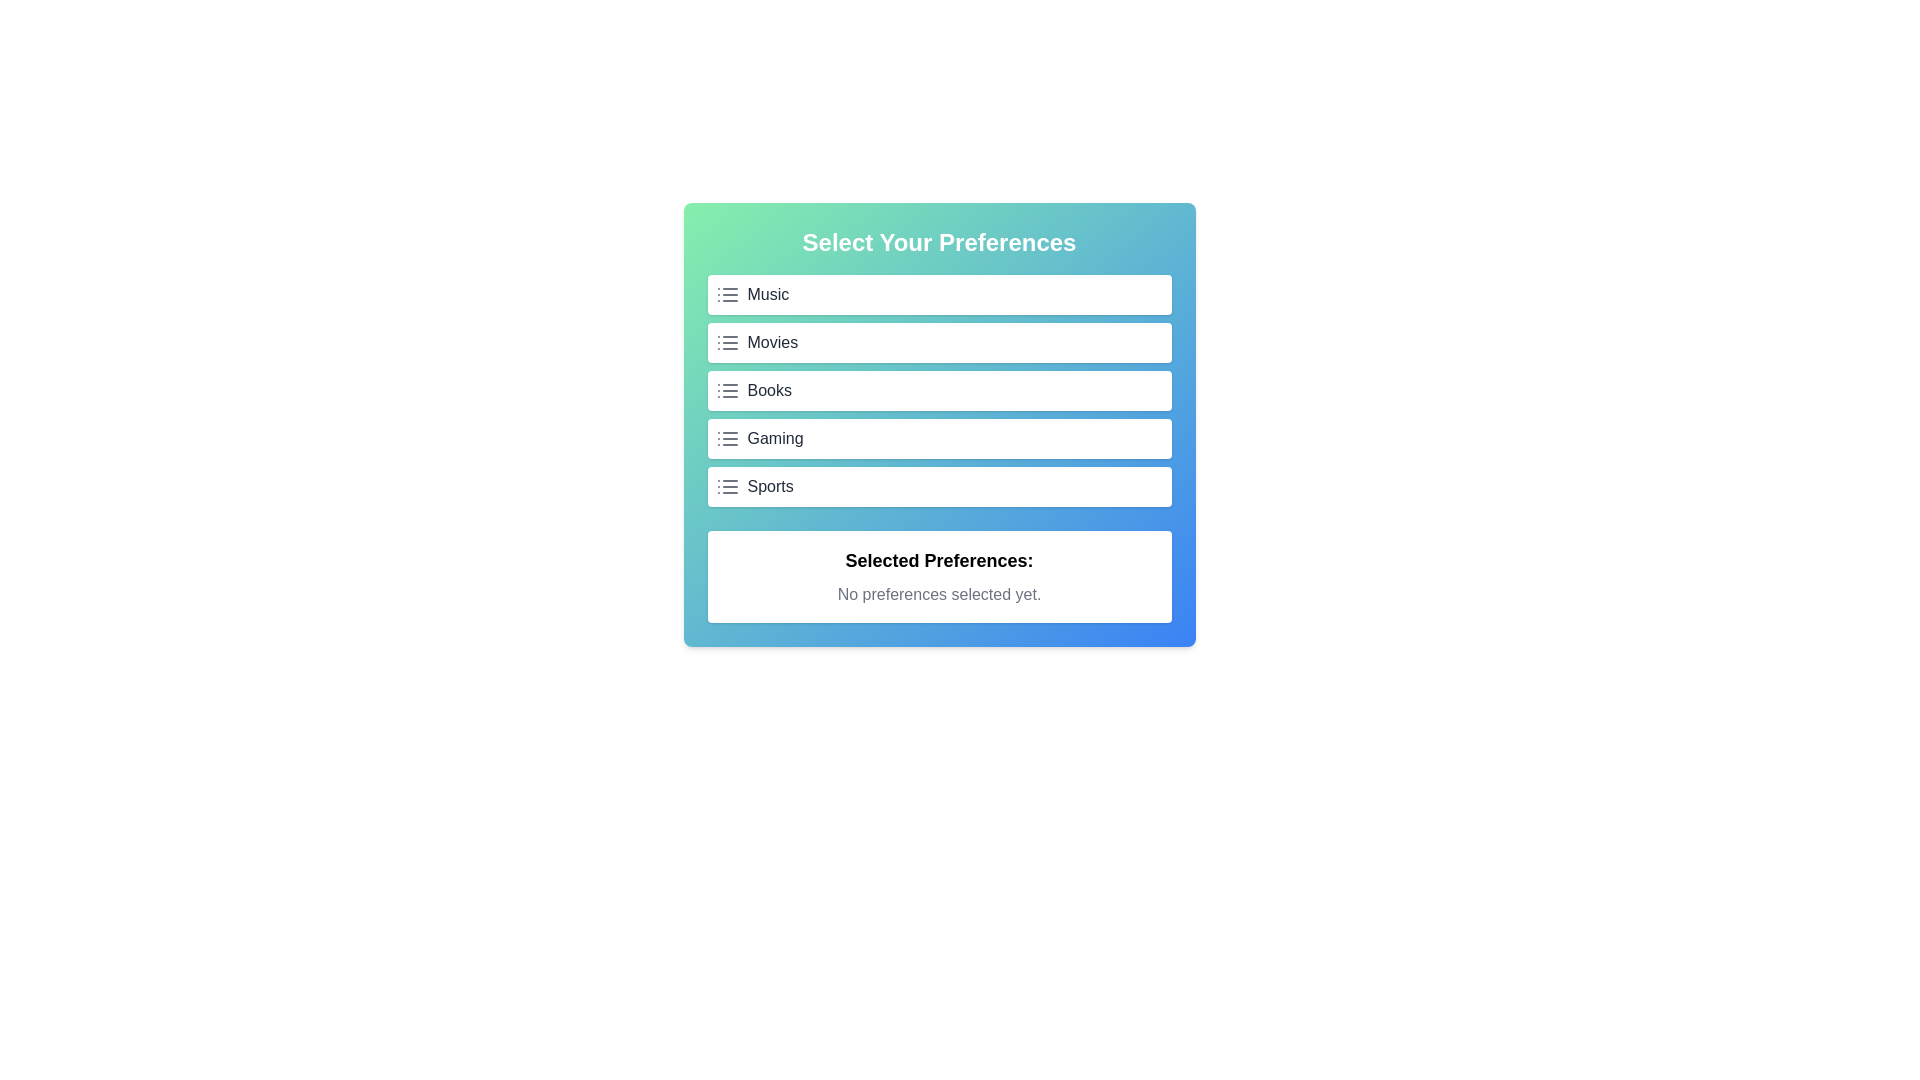  What do you see at coordinates (726, 294) in the screenshot?
I see `the icon element located to the left of the 'Music' label in the first row of the list, which visually indicates the options available for the music group` at bounding box center [726, 294].